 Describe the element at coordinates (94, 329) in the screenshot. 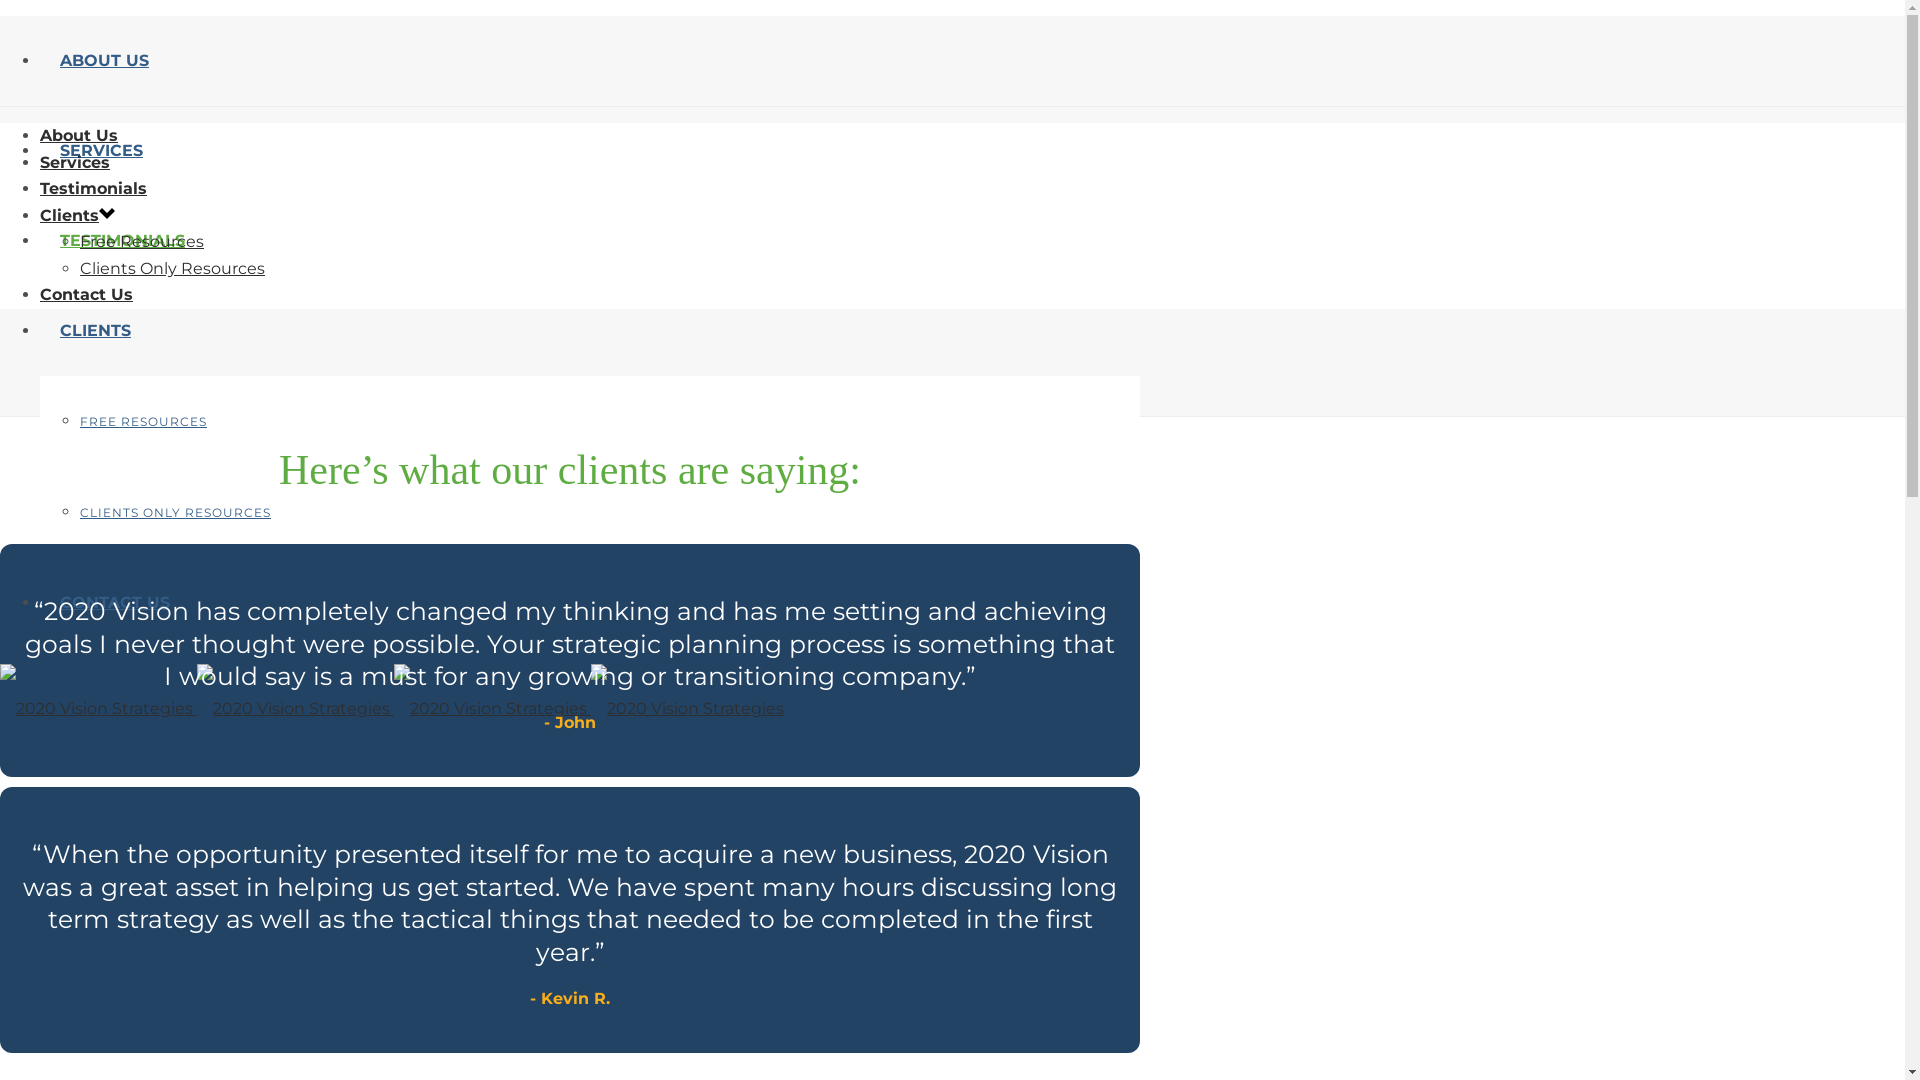

I see `'CLIENTS'` at that location.